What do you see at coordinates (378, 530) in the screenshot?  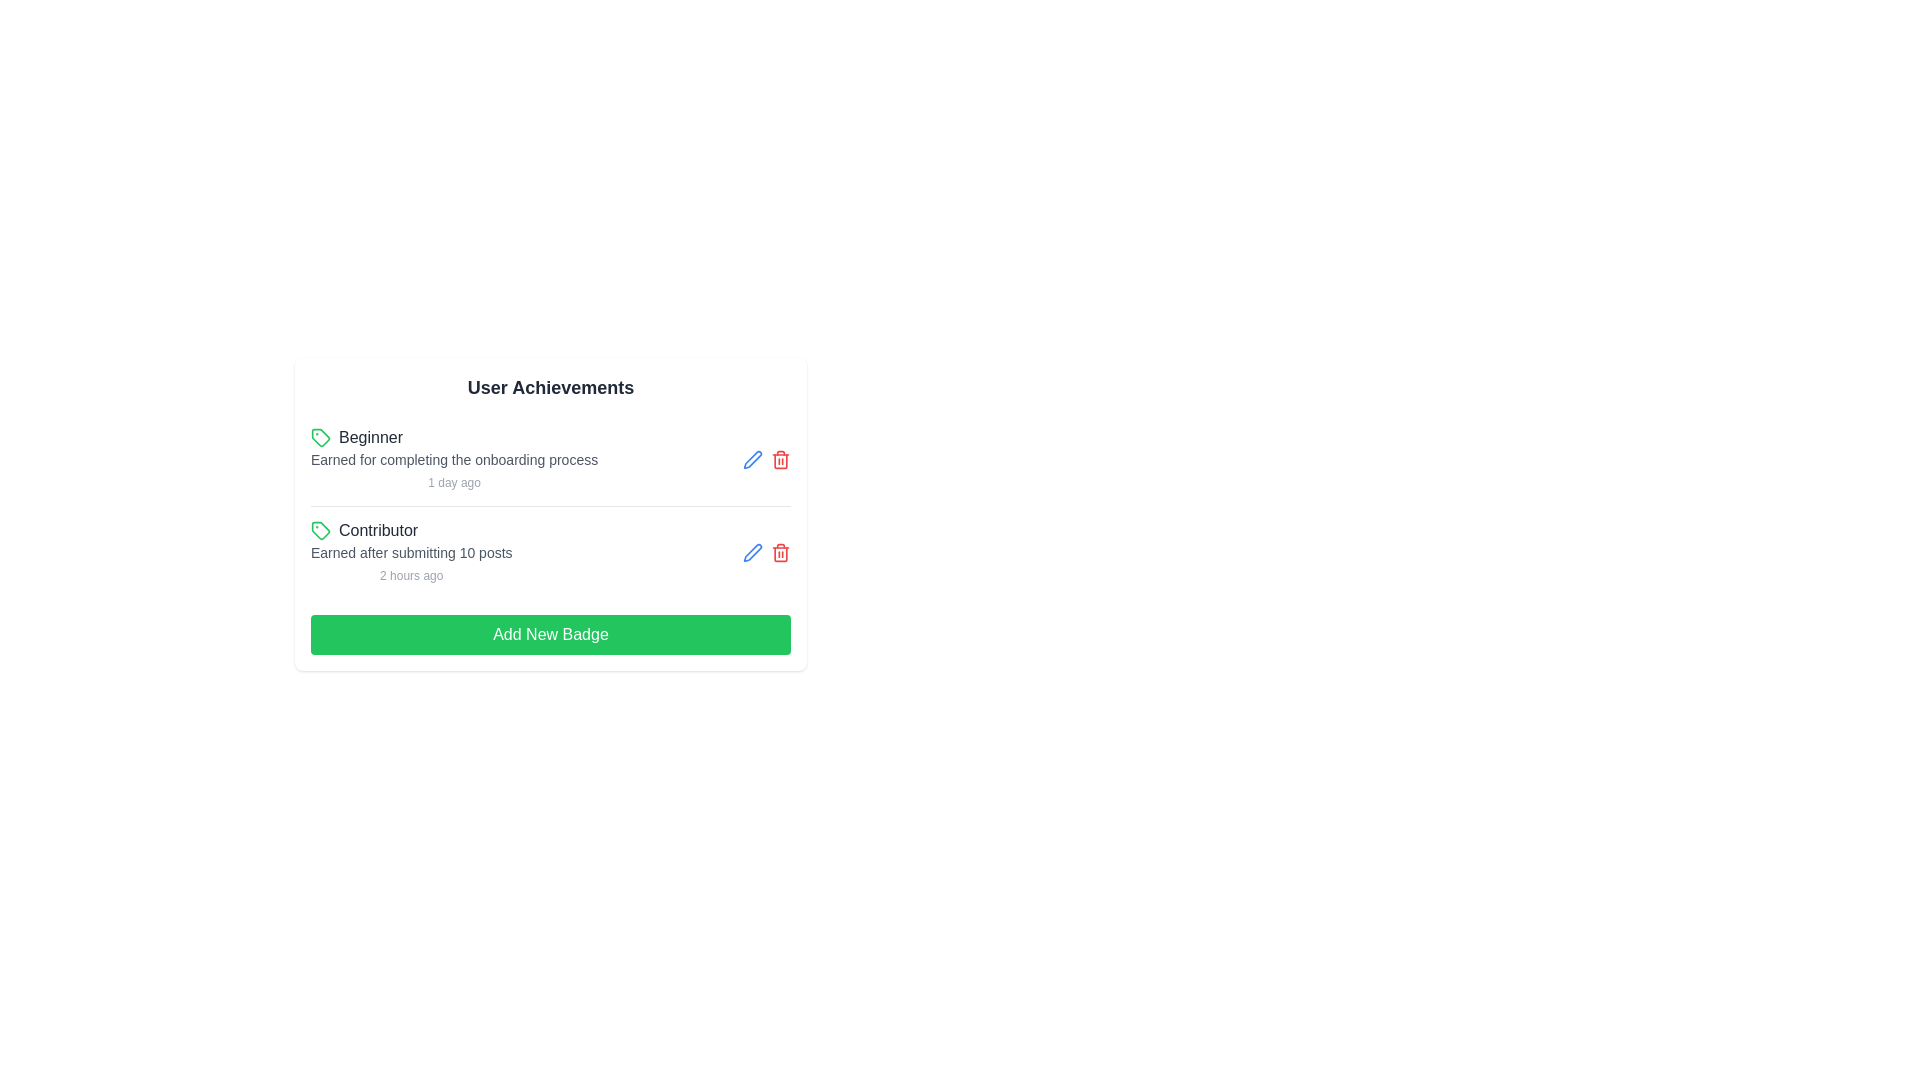 I see `the second text label under 'User Achievements', which indicates a title for a specific achievement category and is located to the right of a green tag icon` at bounding box center [378, 530].